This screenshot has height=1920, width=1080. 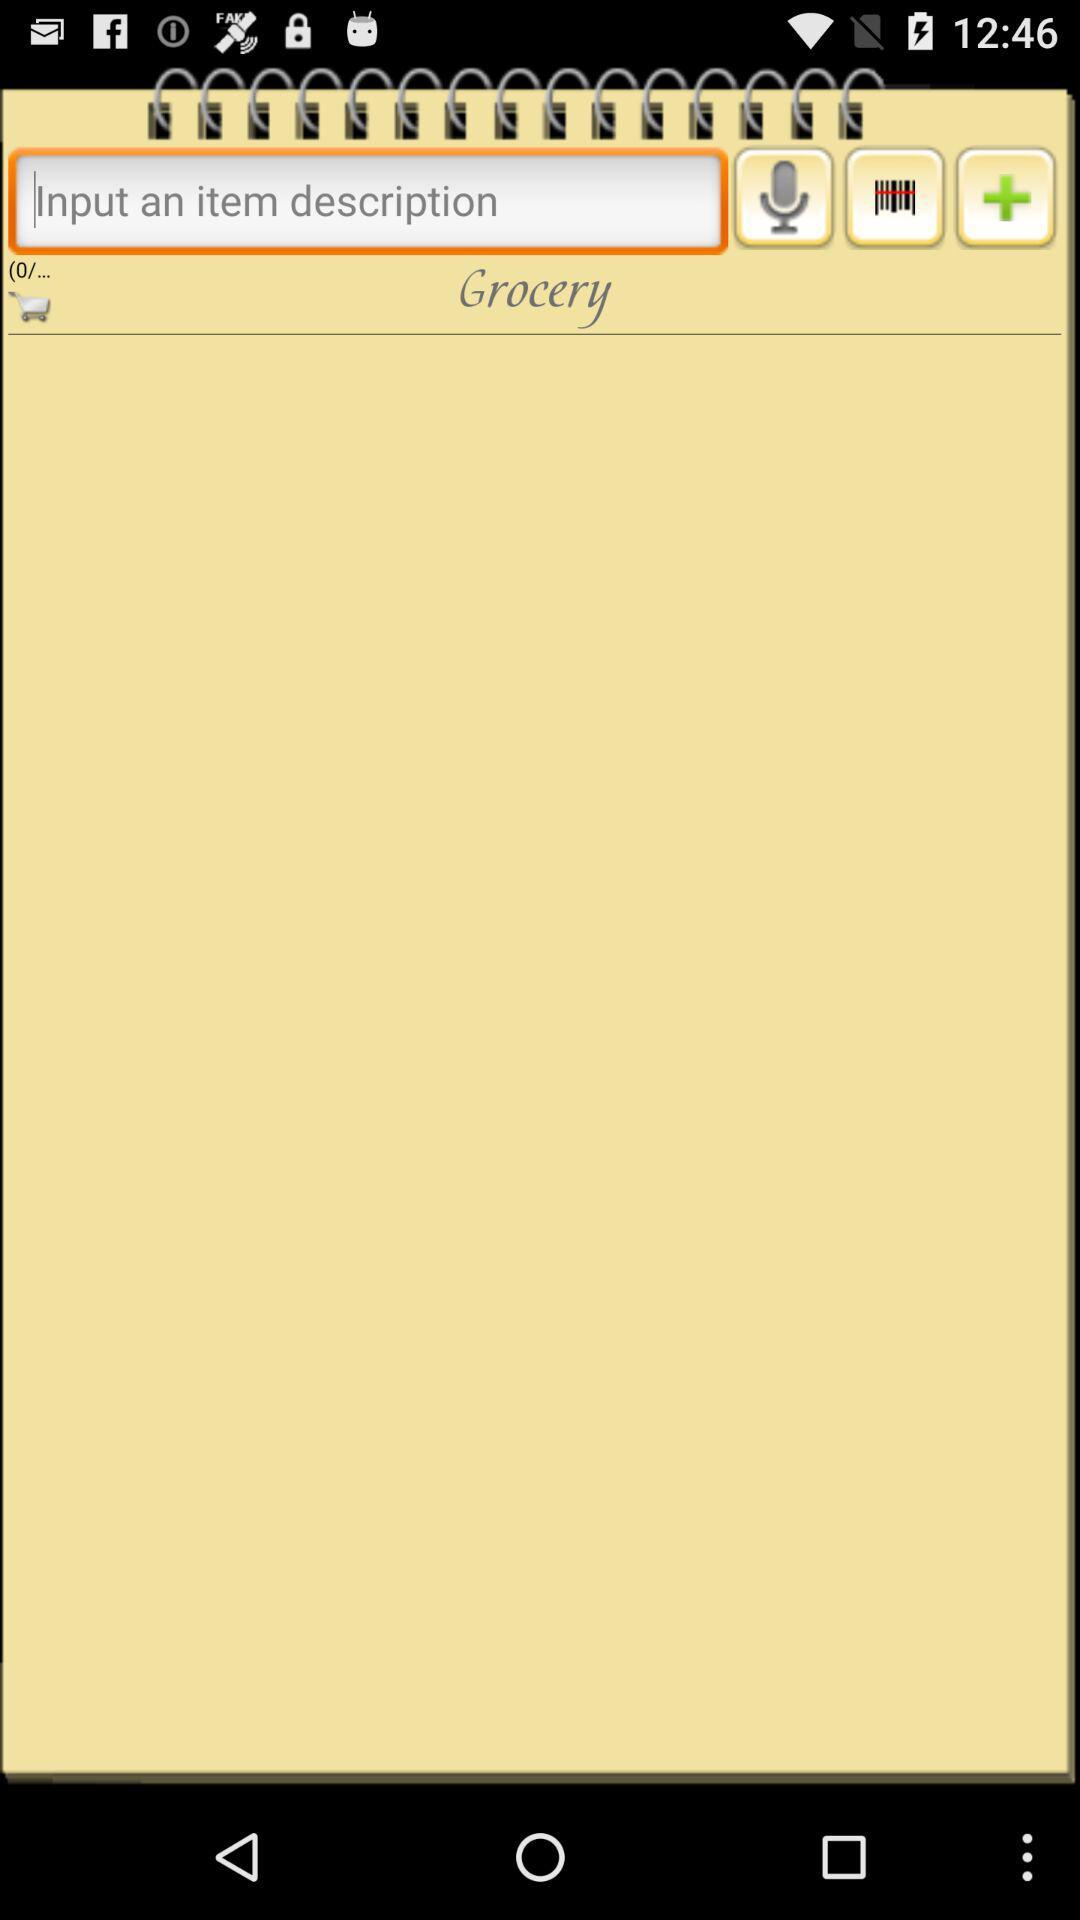 I want to click on the microphone icon, so click(x=782, y=211).